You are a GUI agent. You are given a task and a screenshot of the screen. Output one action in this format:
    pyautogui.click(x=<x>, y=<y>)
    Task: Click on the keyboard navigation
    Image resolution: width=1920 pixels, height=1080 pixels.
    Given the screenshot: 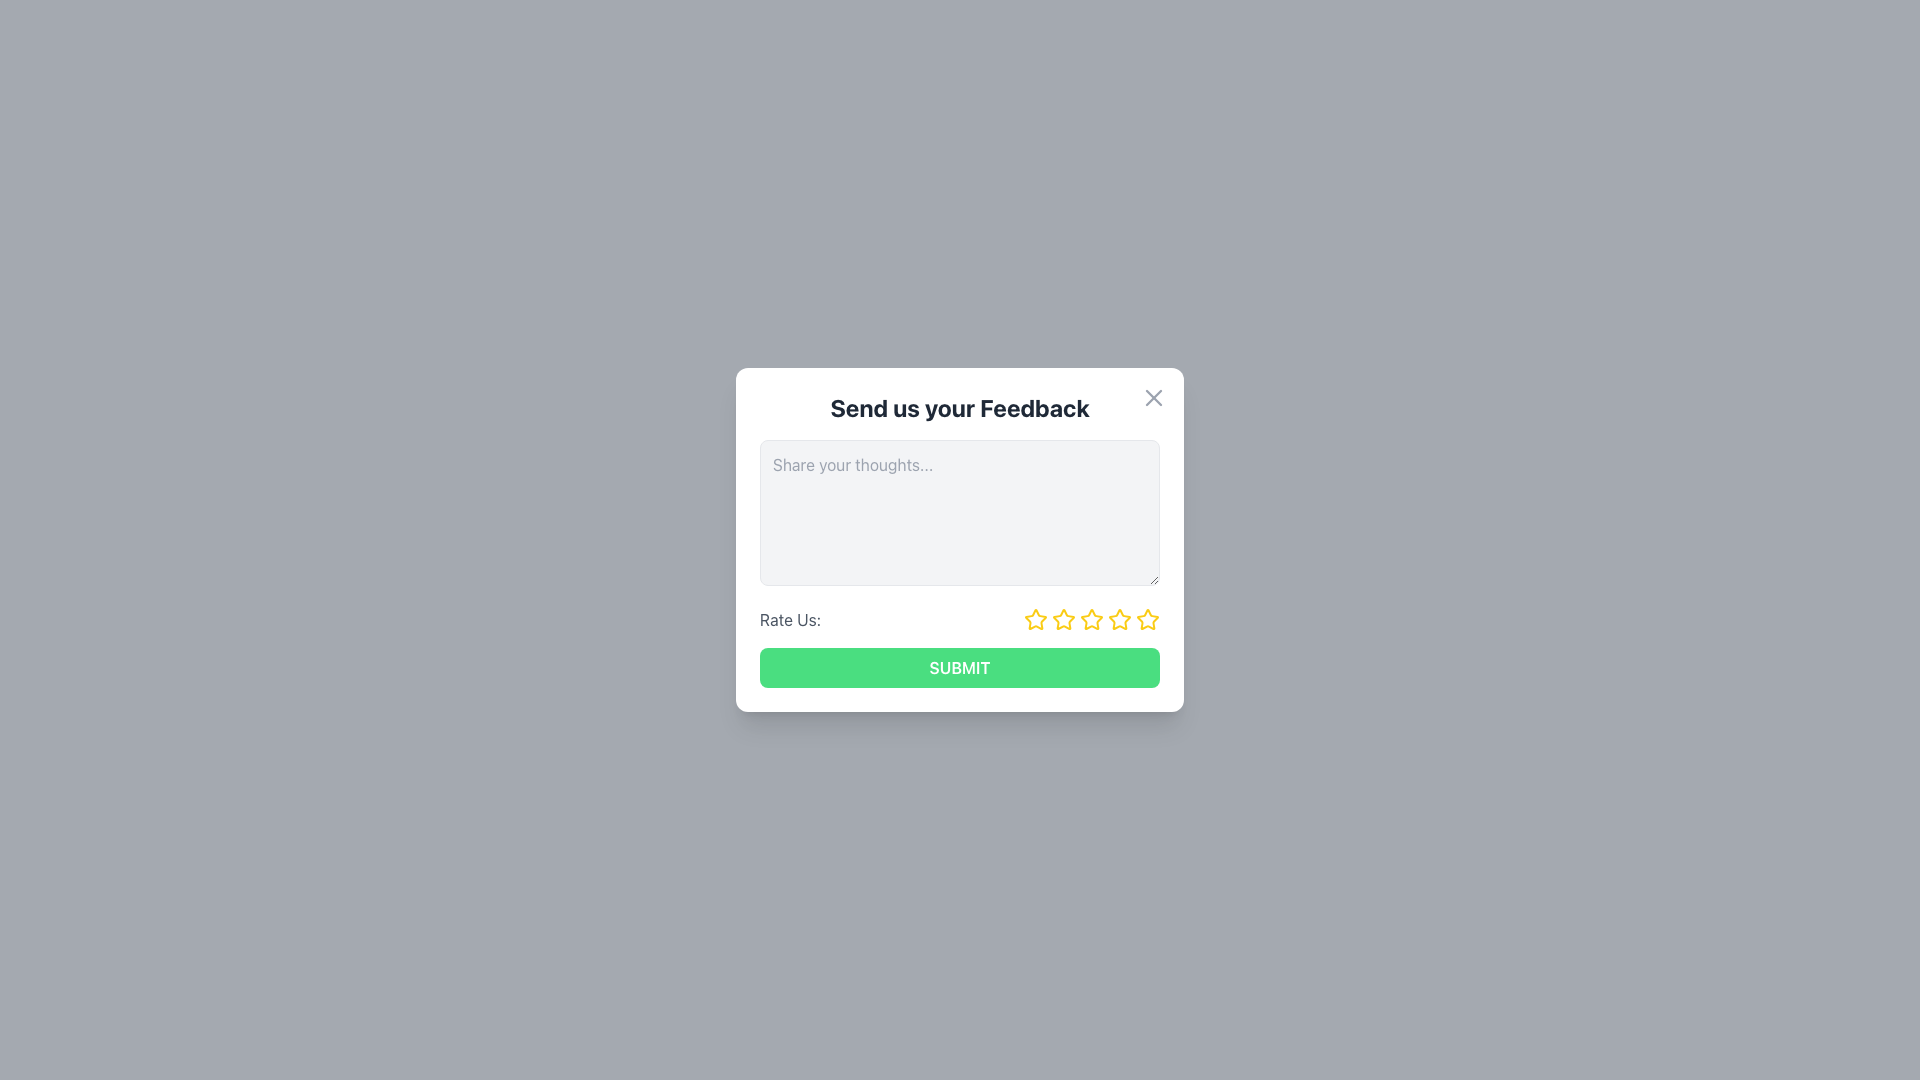 What is the action you would take?
    pyautogui.click(x=960, y=667)
    